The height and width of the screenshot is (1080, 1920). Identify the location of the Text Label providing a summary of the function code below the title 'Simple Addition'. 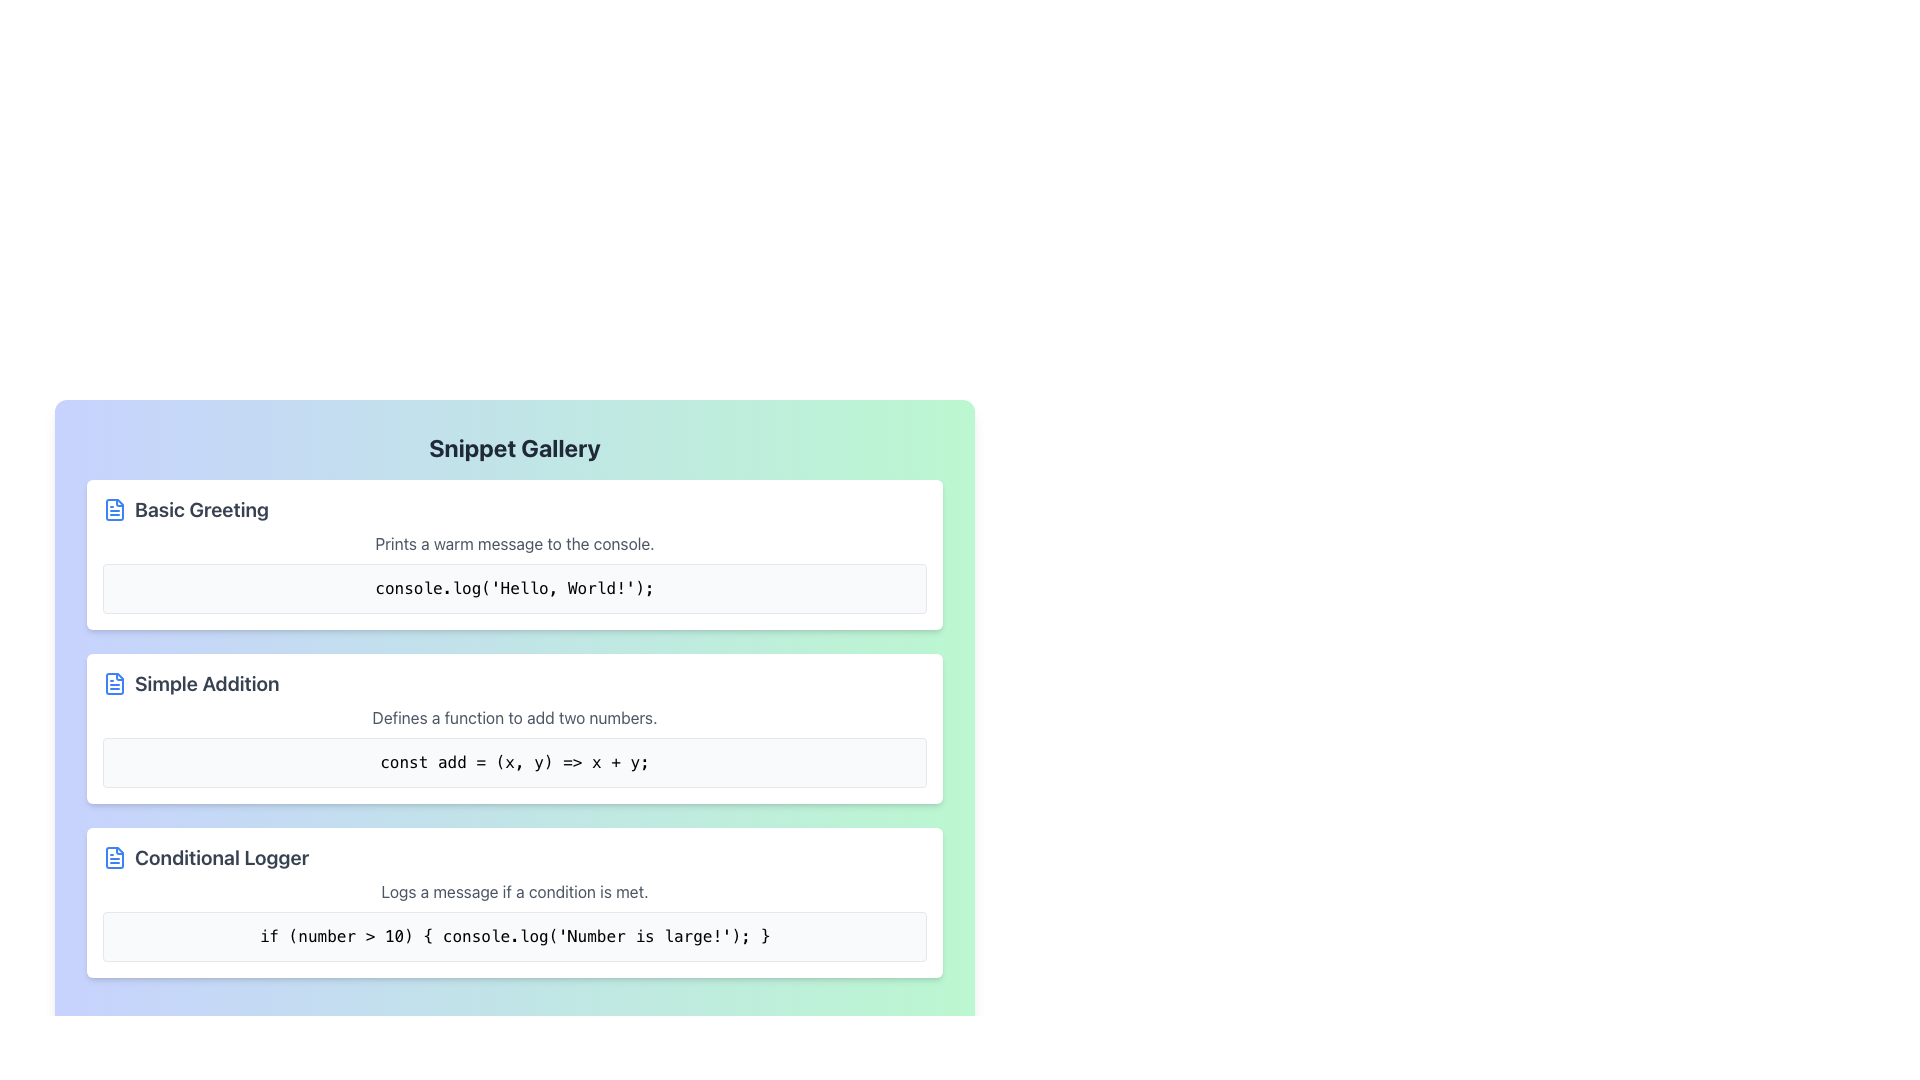
(514, 716).